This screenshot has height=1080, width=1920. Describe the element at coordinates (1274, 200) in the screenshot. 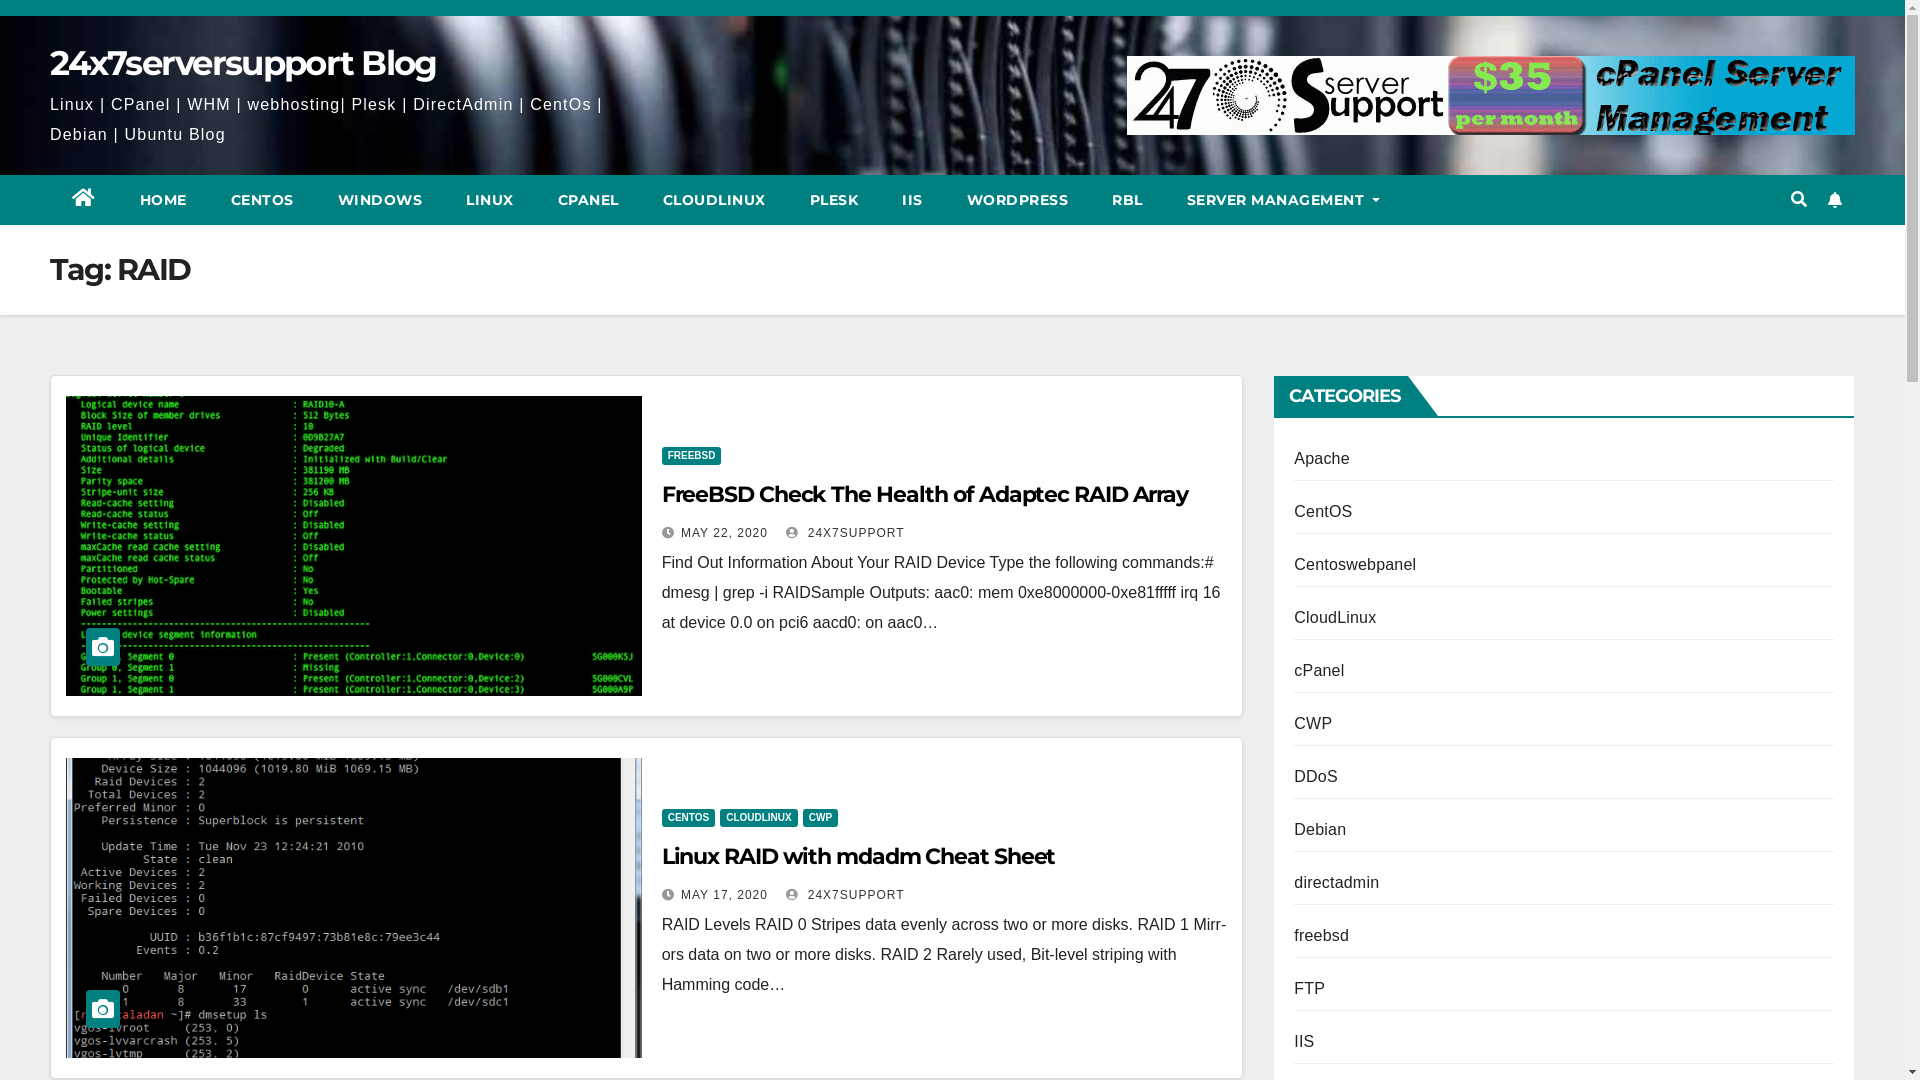

I see `'SERVER MANAGEMENT'` at that location.